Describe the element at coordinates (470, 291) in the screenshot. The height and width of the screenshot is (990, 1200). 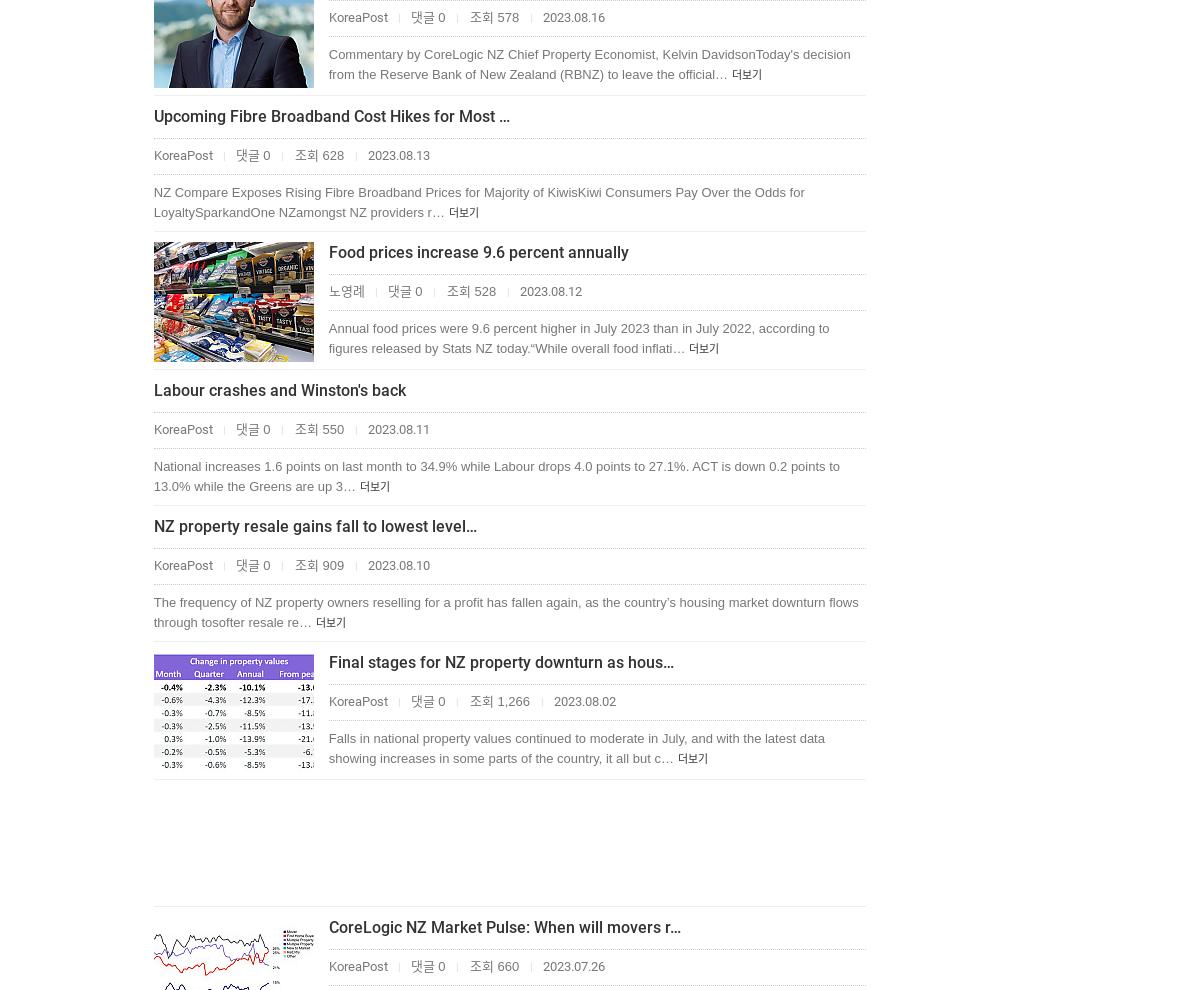
I see `'조회
					528'` at that location.